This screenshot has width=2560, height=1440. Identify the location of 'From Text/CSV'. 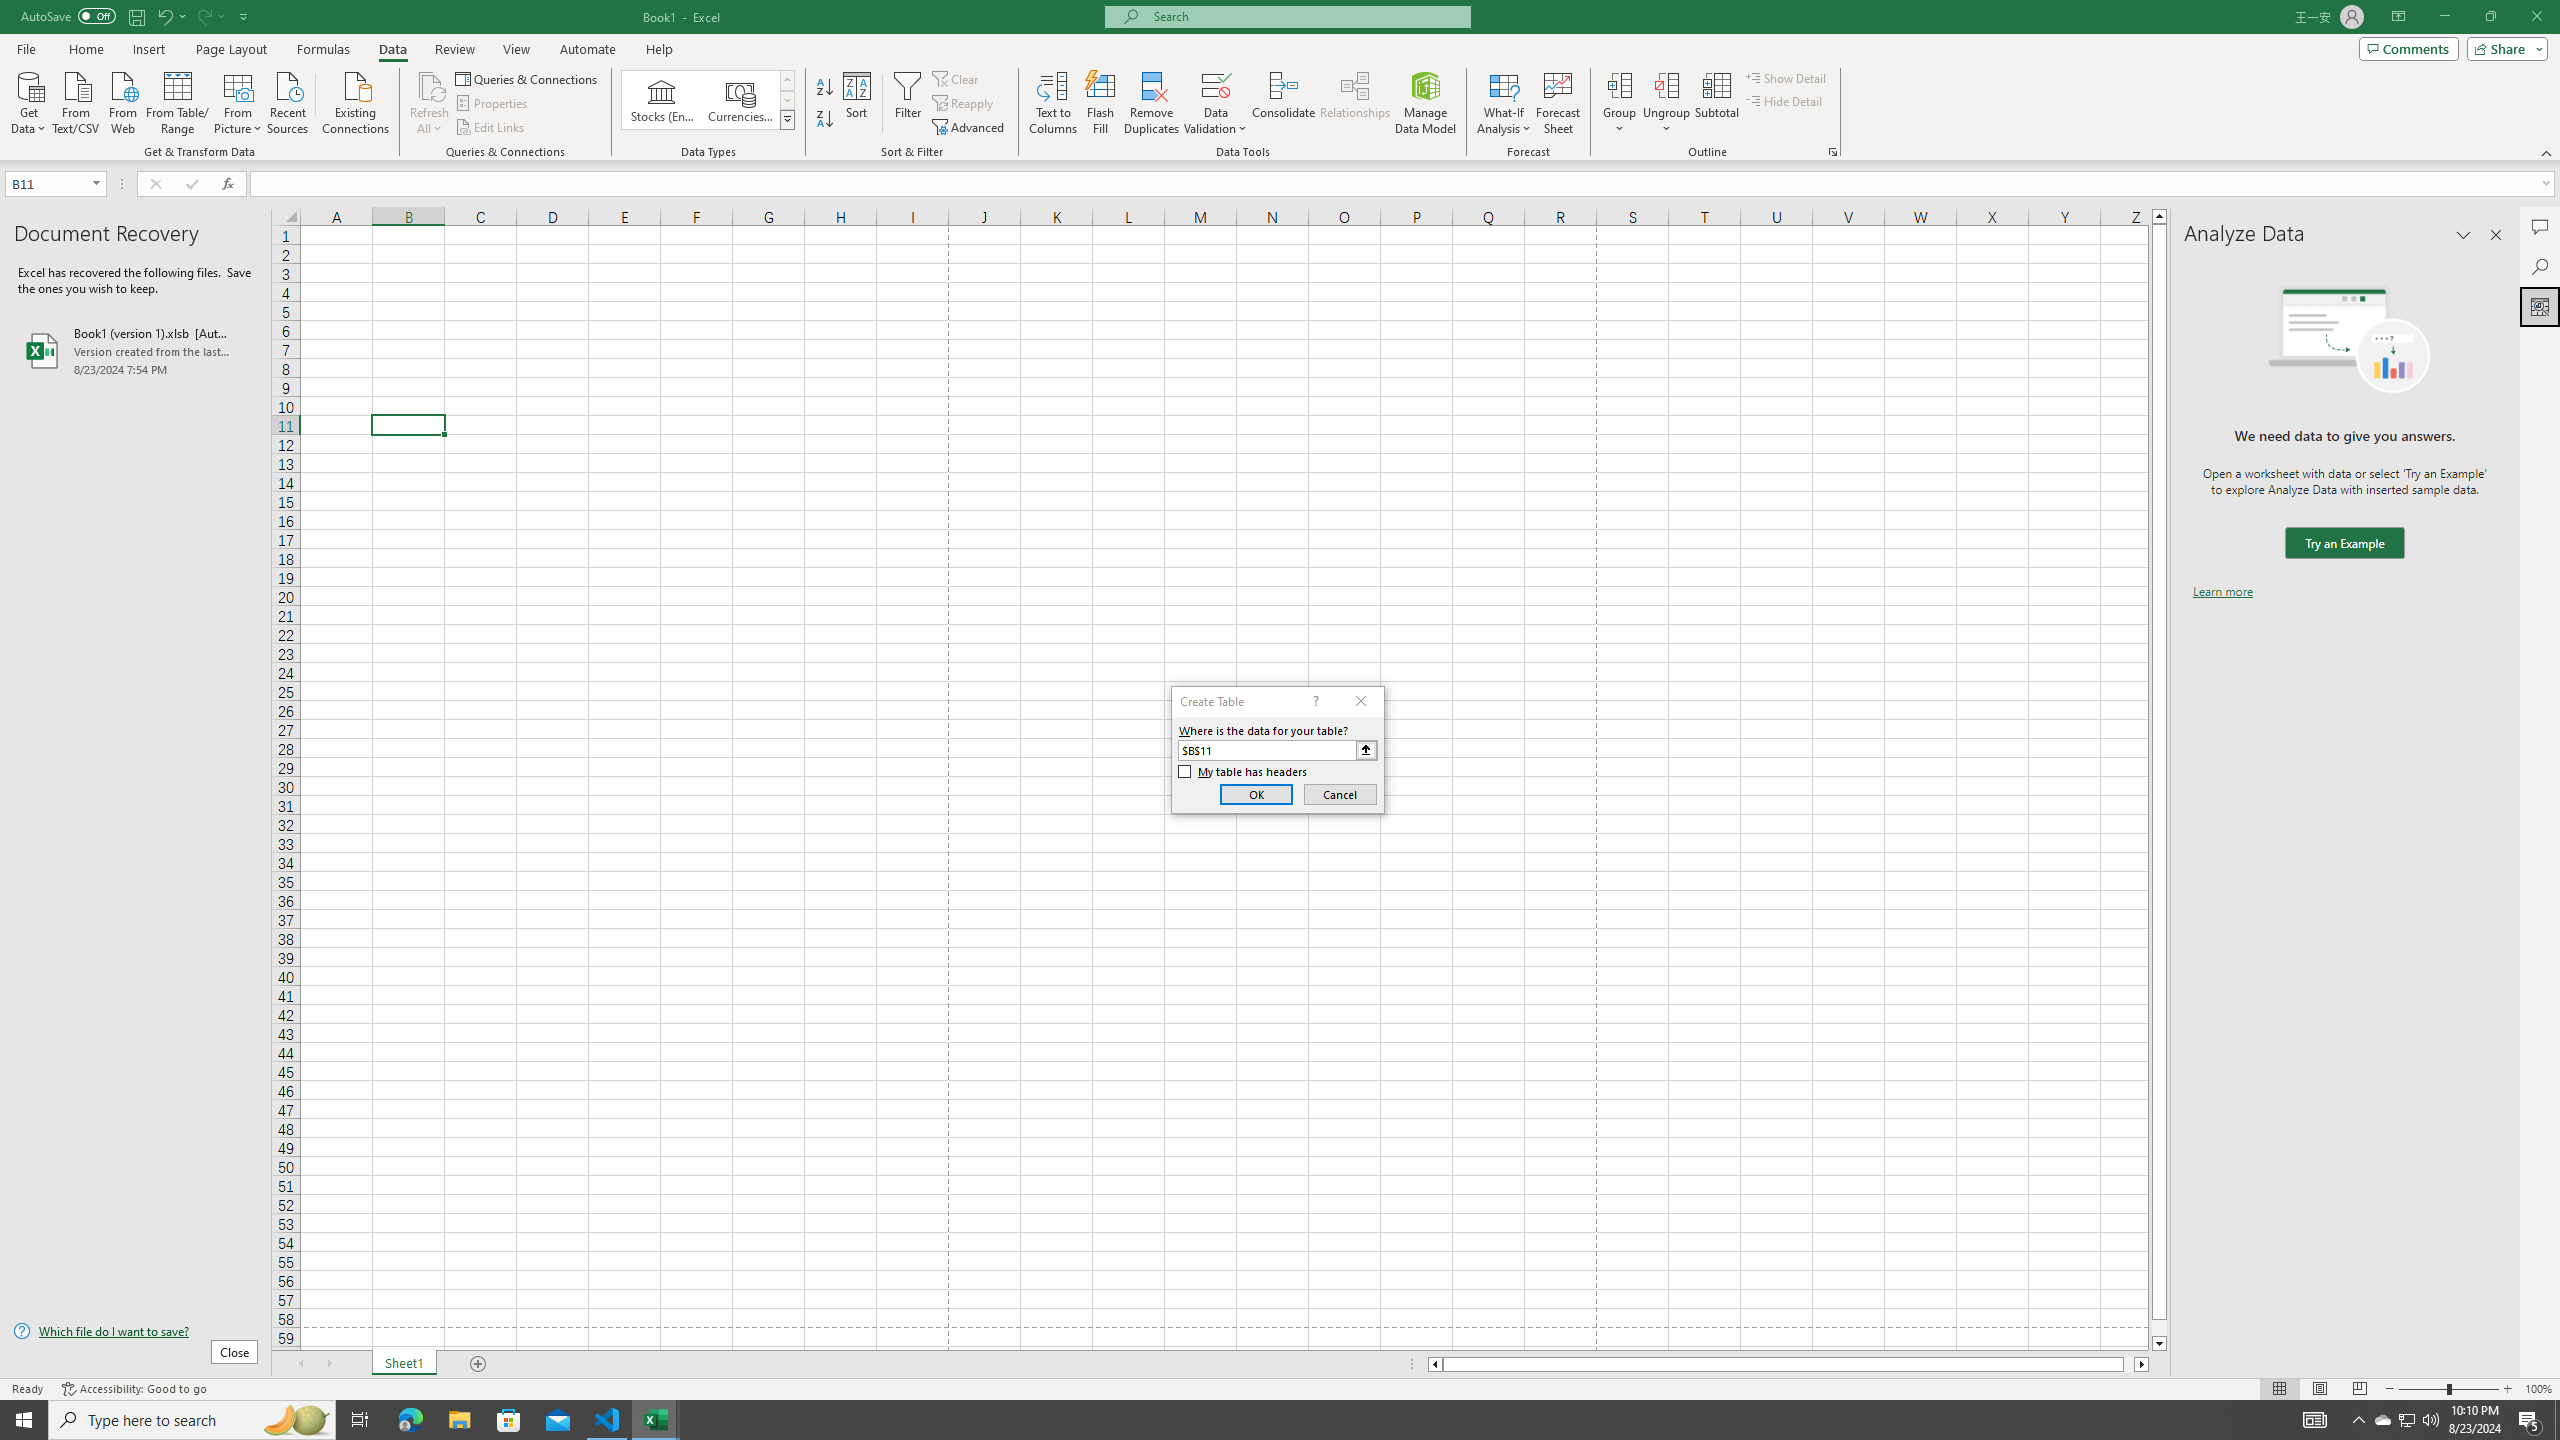
(76, 100).